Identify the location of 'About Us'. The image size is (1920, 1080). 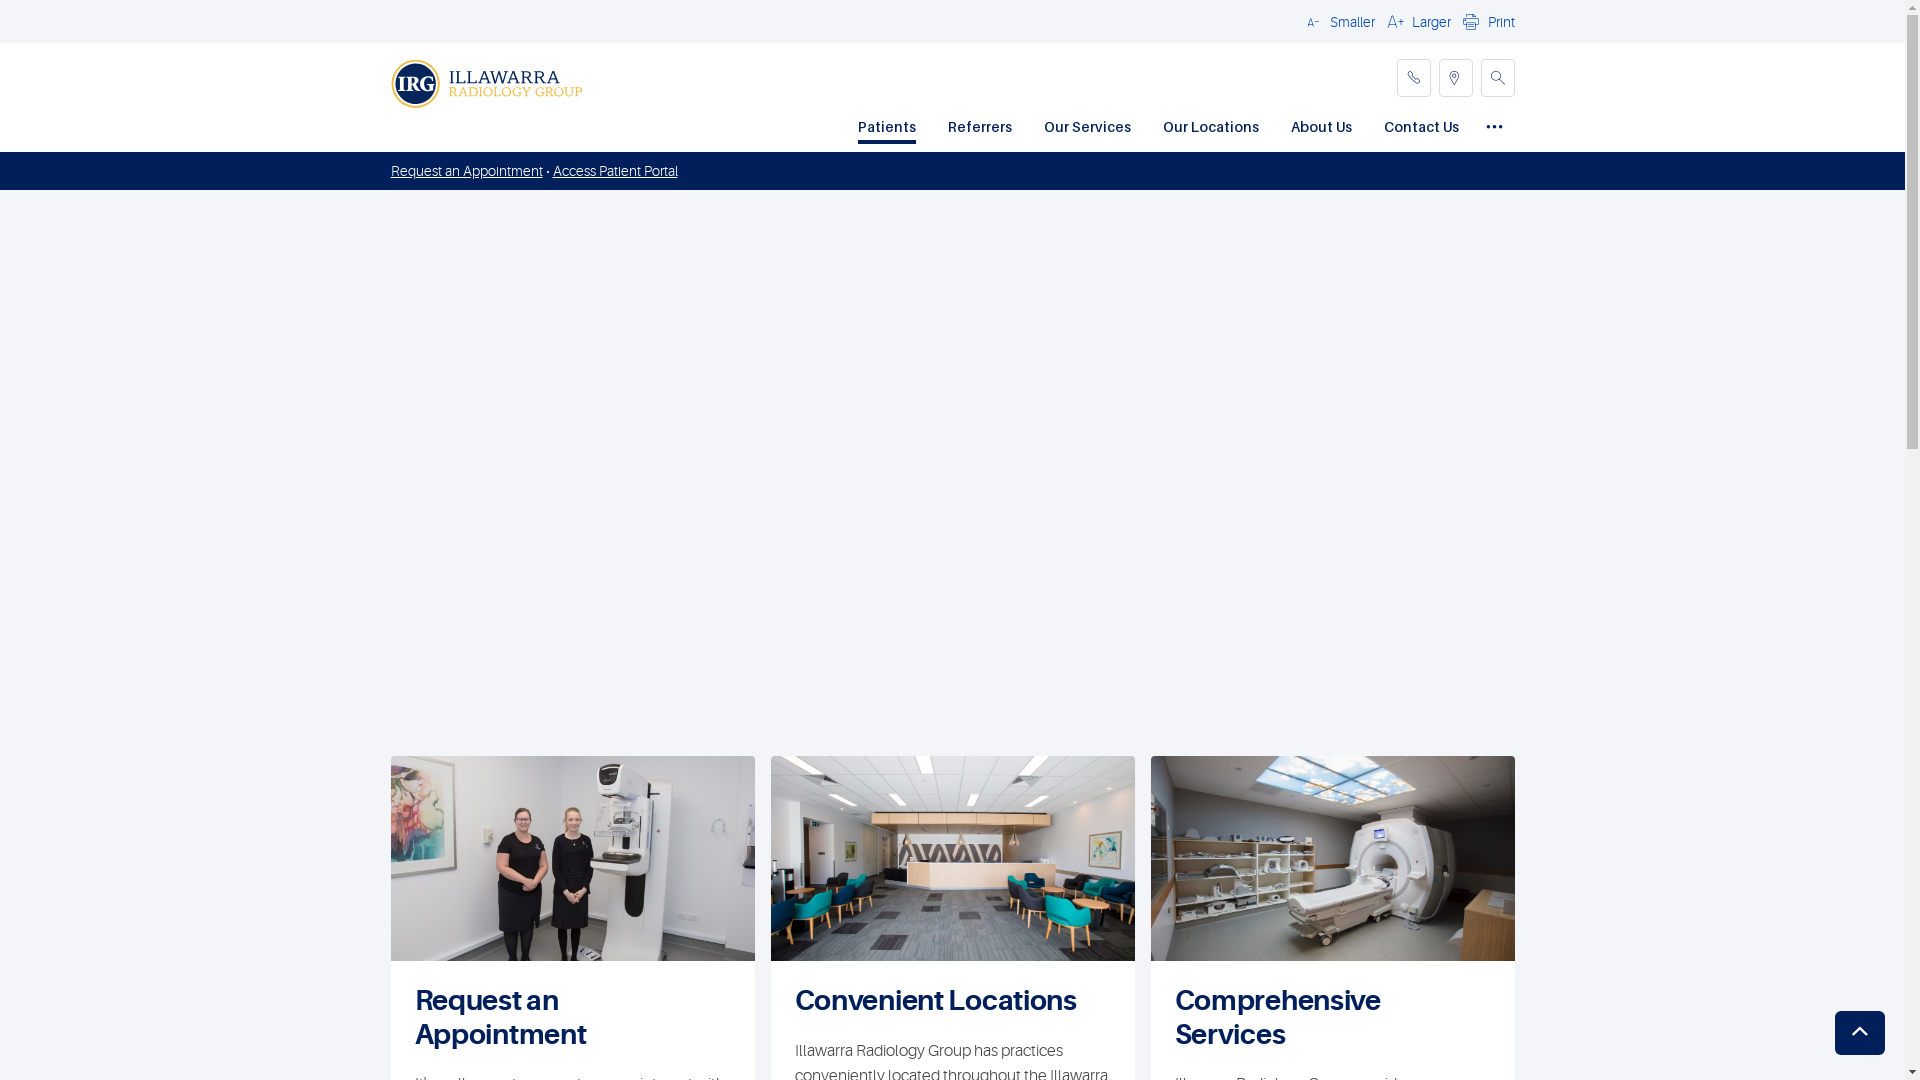
(1320, 128).